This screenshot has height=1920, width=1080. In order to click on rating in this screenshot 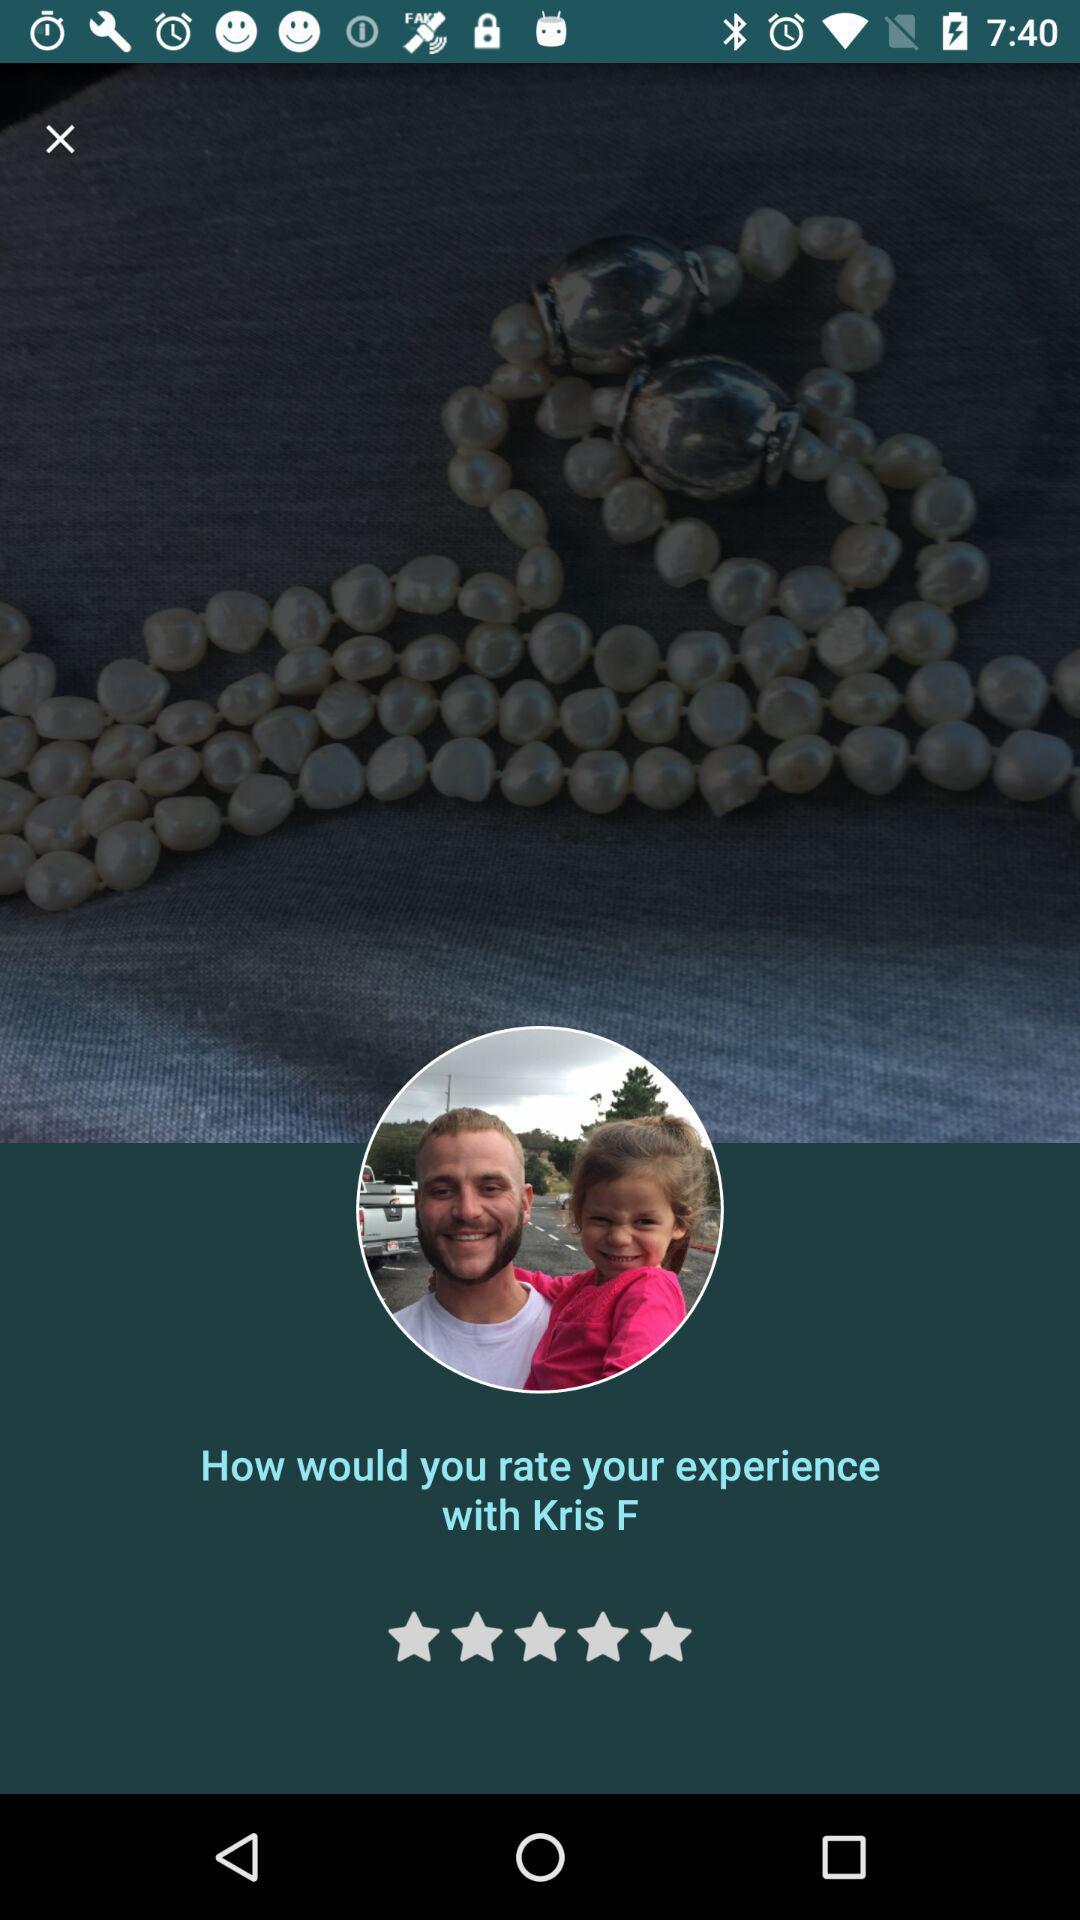, I will do `click(540, 1636)`.